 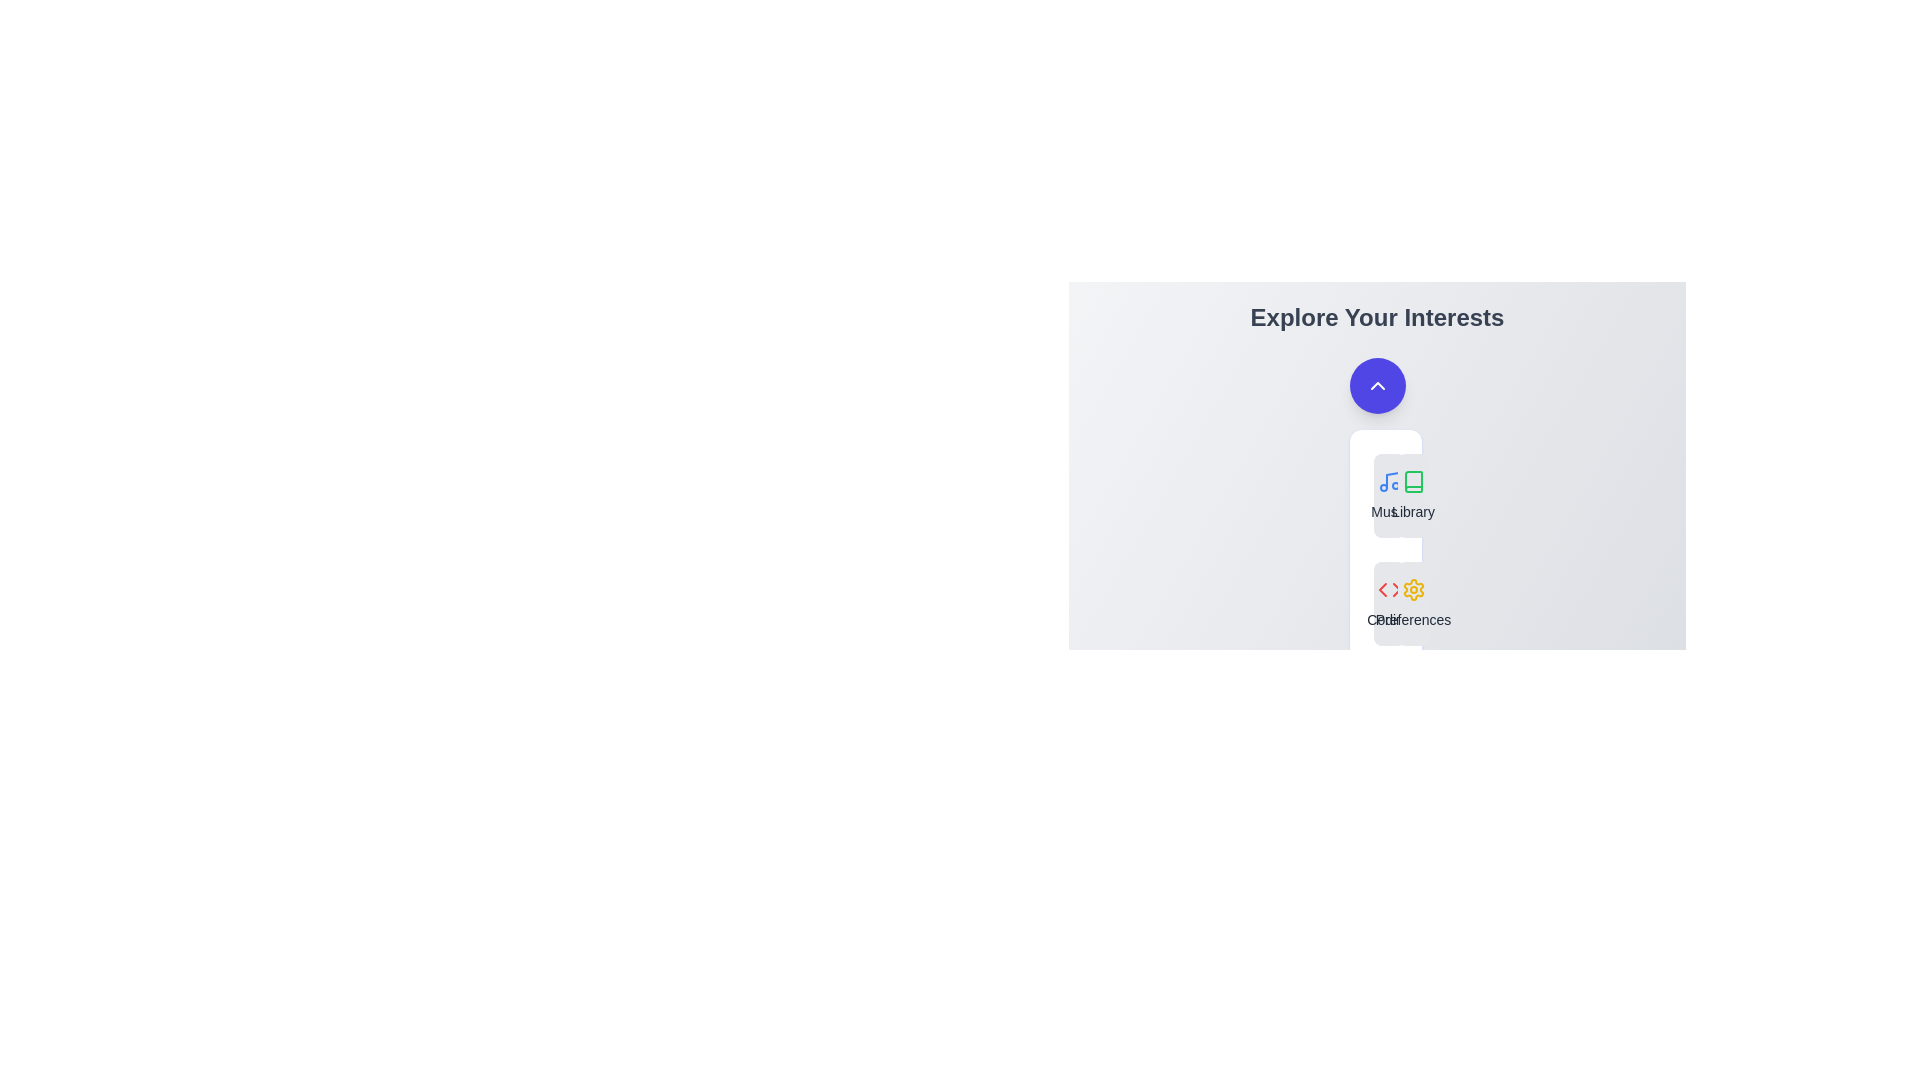 What do you see at coordinates (1412, 603) in the screenshot?
I see `the feature Preferences from the menu` at bounding box center [1412, 603].